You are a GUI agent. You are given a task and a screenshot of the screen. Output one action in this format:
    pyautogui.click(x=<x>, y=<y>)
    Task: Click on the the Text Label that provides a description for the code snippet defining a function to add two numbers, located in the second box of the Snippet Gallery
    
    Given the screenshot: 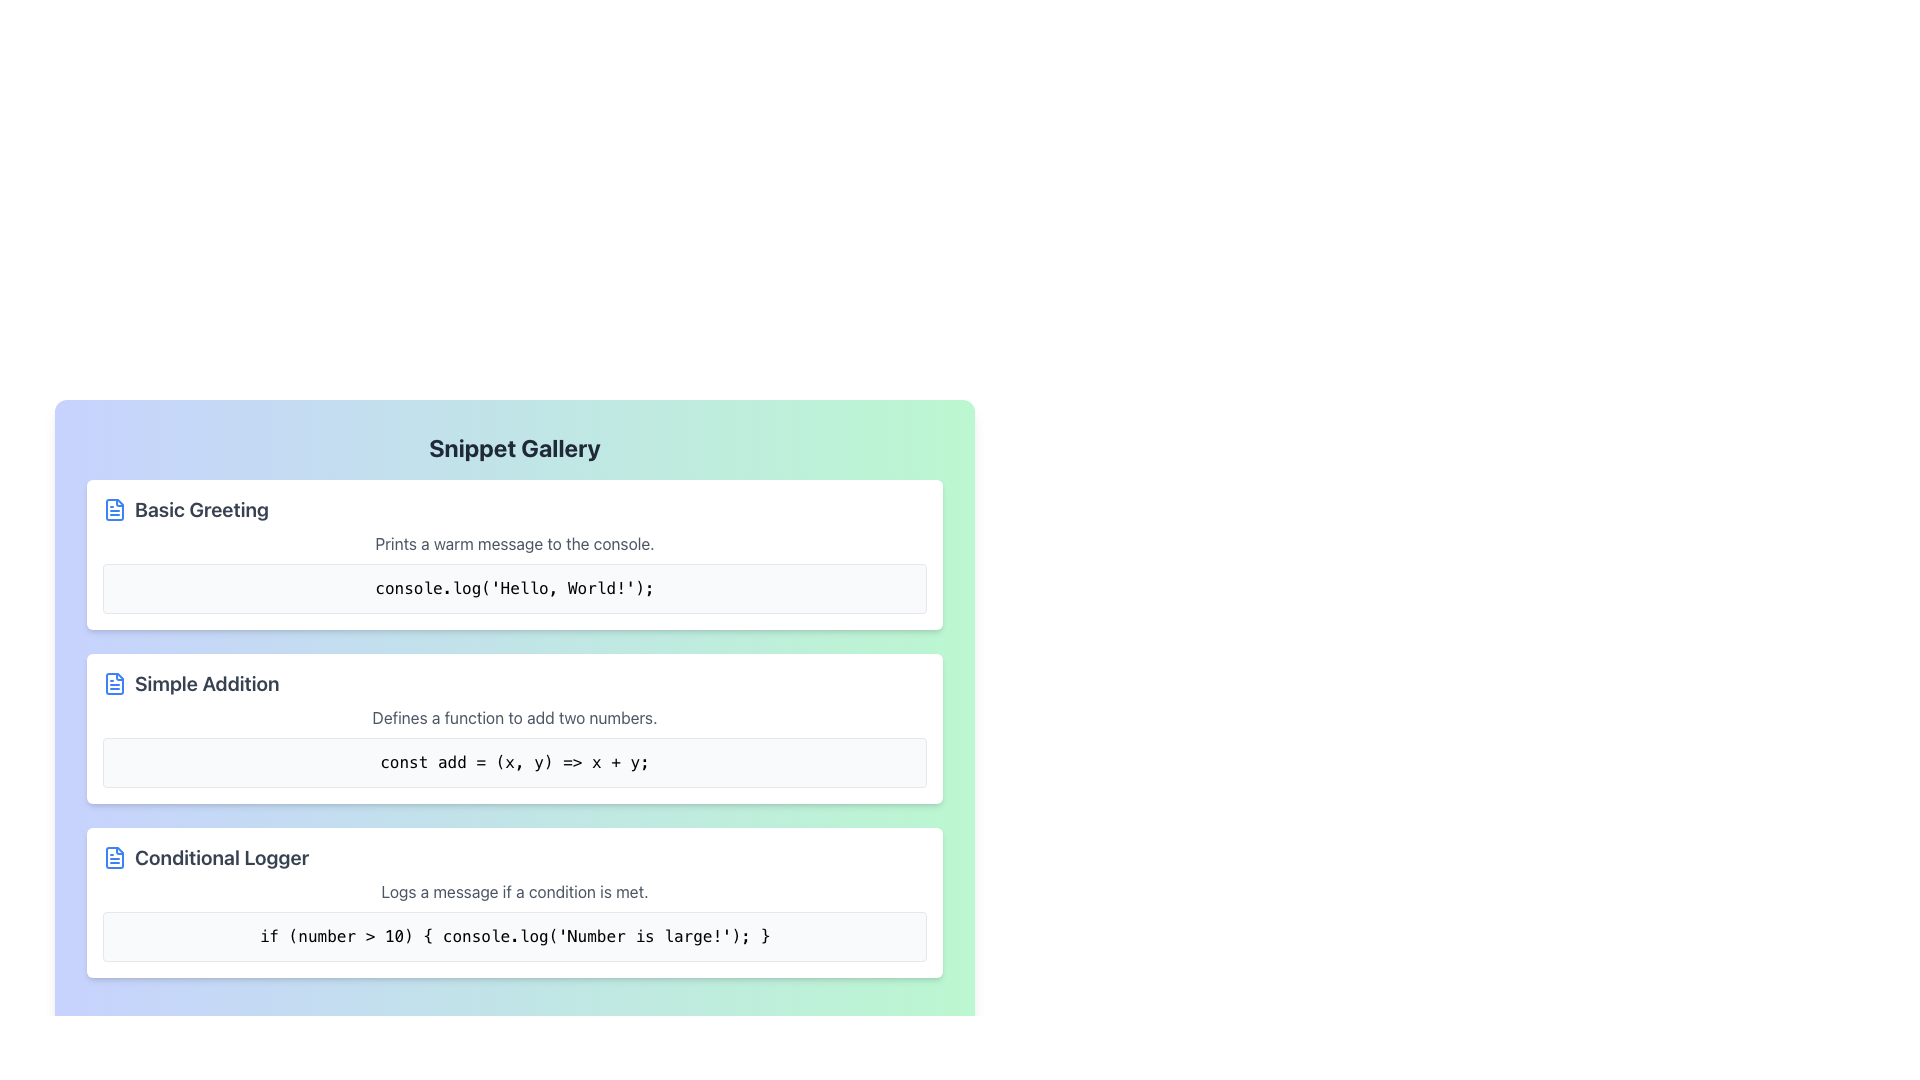 What is the action you would take?
    pyautogui.click(x=514, y=716)
    